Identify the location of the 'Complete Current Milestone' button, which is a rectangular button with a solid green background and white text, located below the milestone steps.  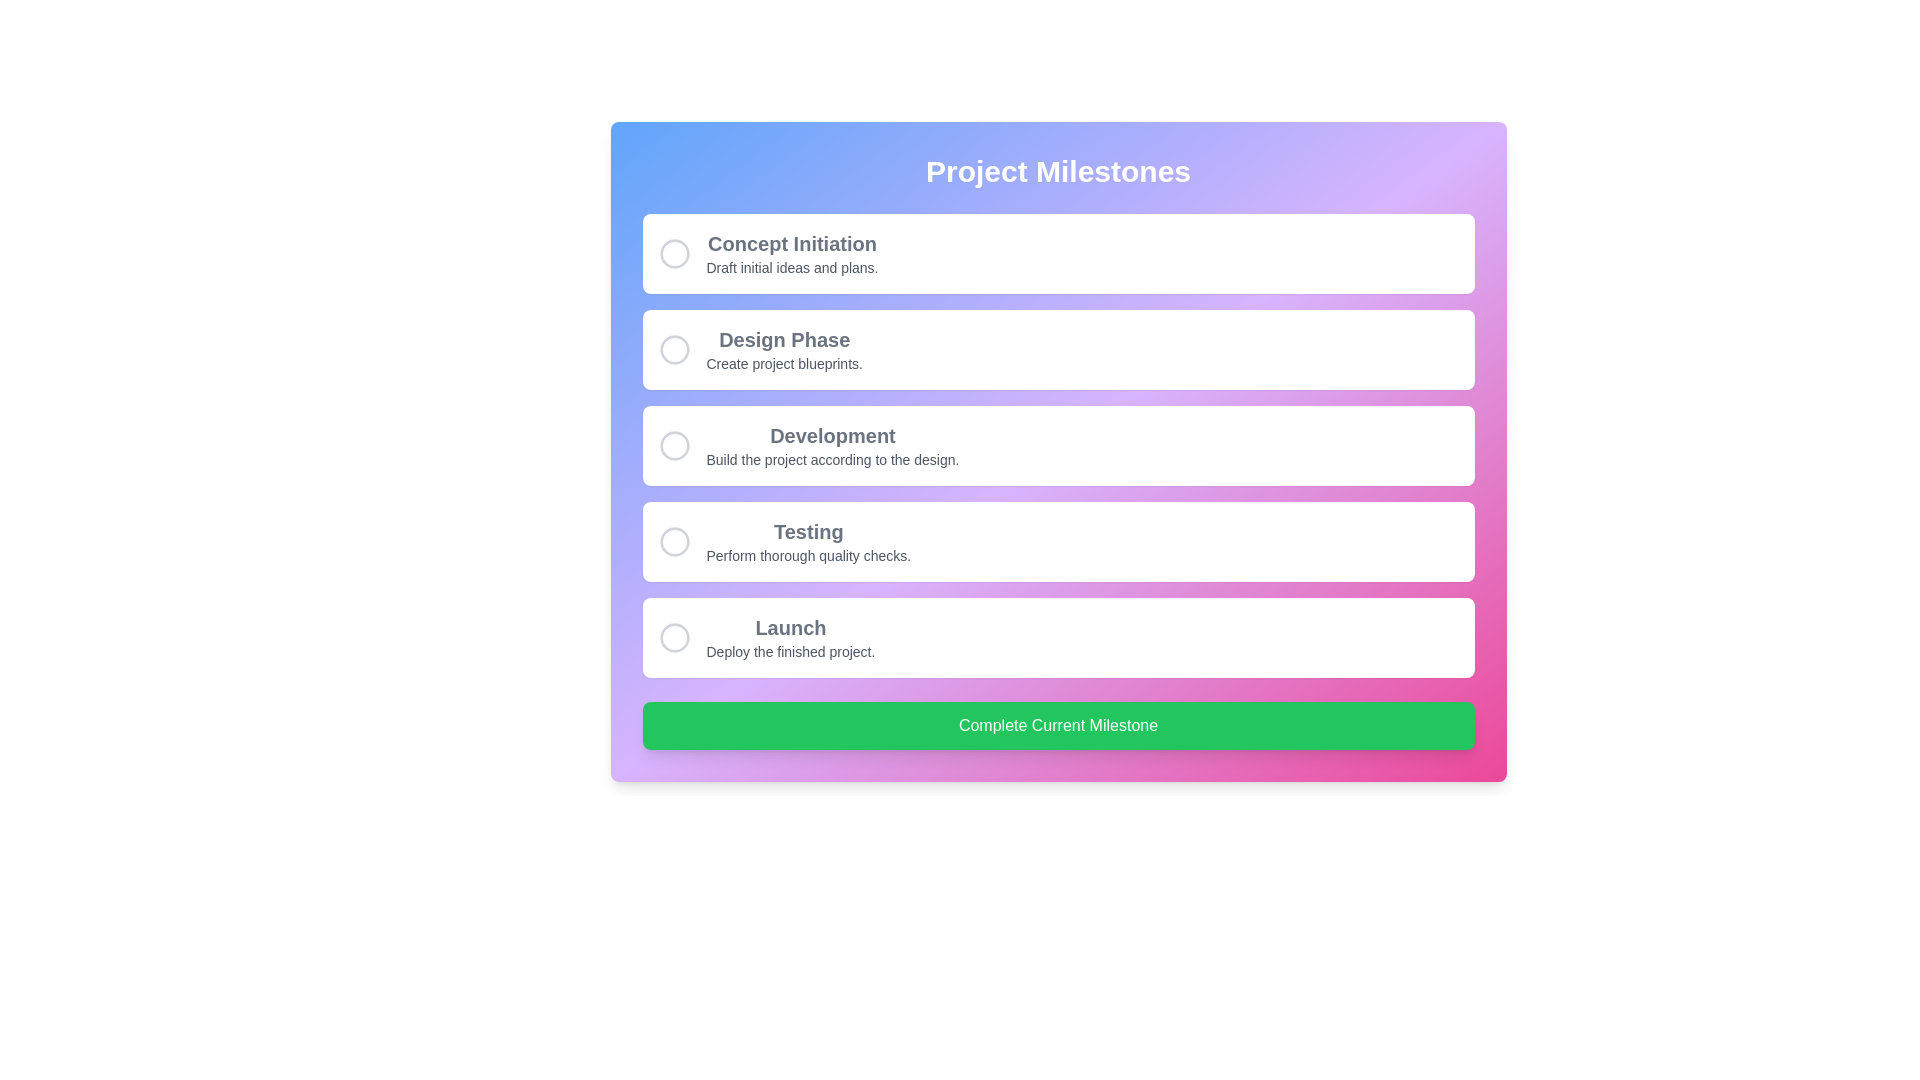
(1057, 725).